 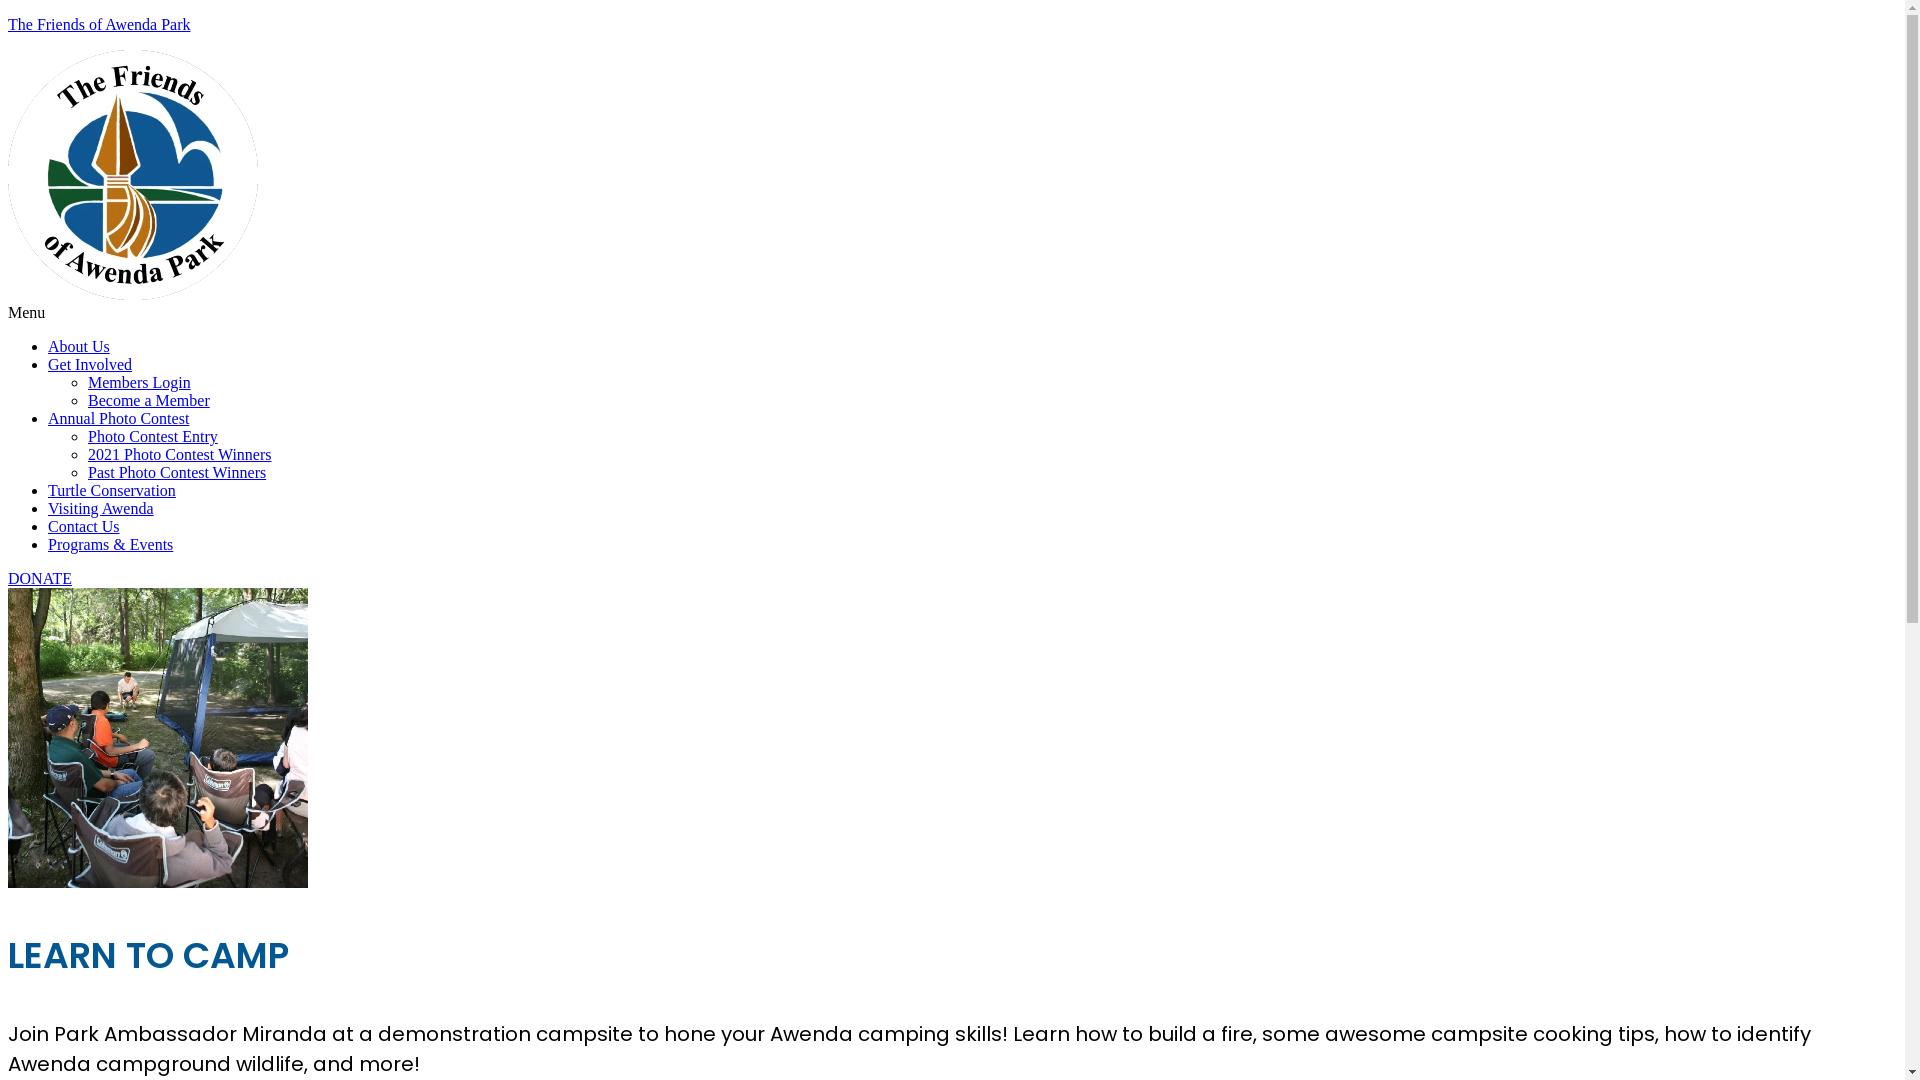 What do you see at coordinates (110, 490) in the screenshot?
I see `'Turtle Conservation'` at bounding box center [110, 490].